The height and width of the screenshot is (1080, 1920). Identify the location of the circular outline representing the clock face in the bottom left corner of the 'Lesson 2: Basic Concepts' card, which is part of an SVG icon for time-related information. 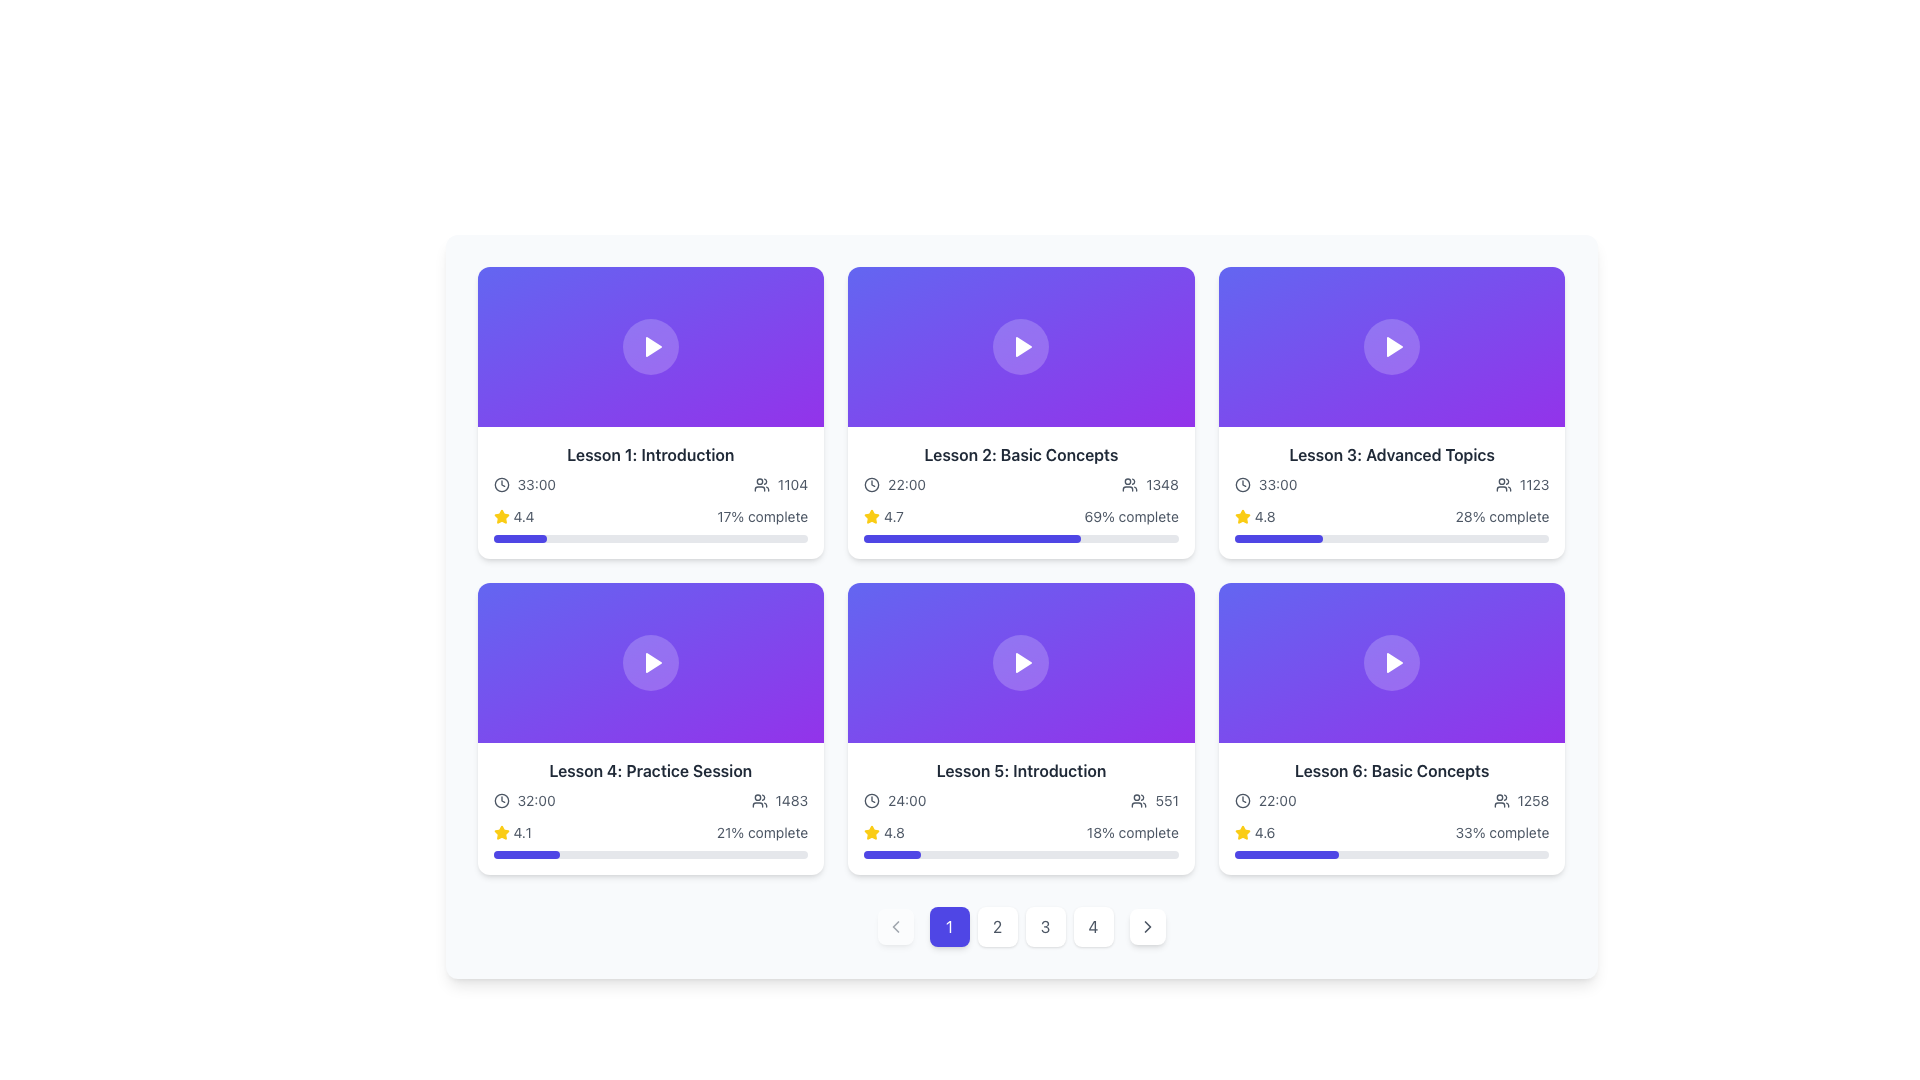
(1241, 485).